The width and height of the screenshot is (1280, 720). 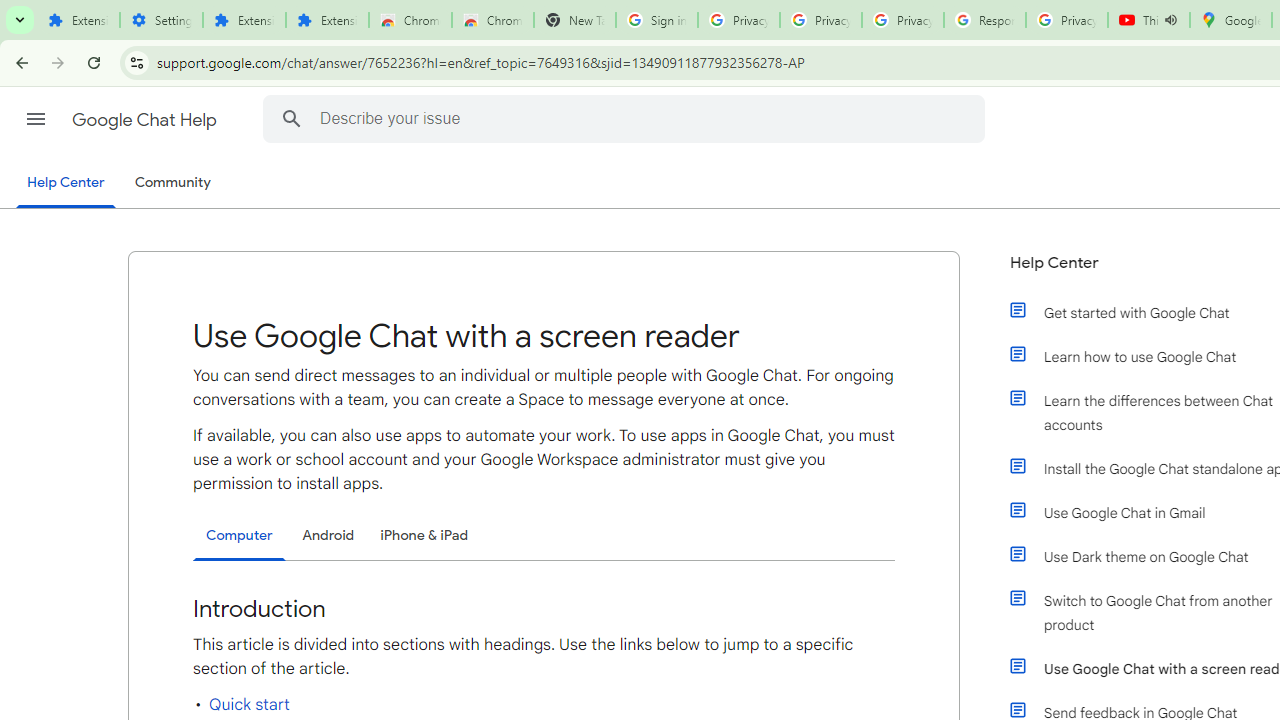 What do you see at coordinates (290, 118) in the screenshot?
I see `'Search Help Center'` at bounding box center [290, 118].